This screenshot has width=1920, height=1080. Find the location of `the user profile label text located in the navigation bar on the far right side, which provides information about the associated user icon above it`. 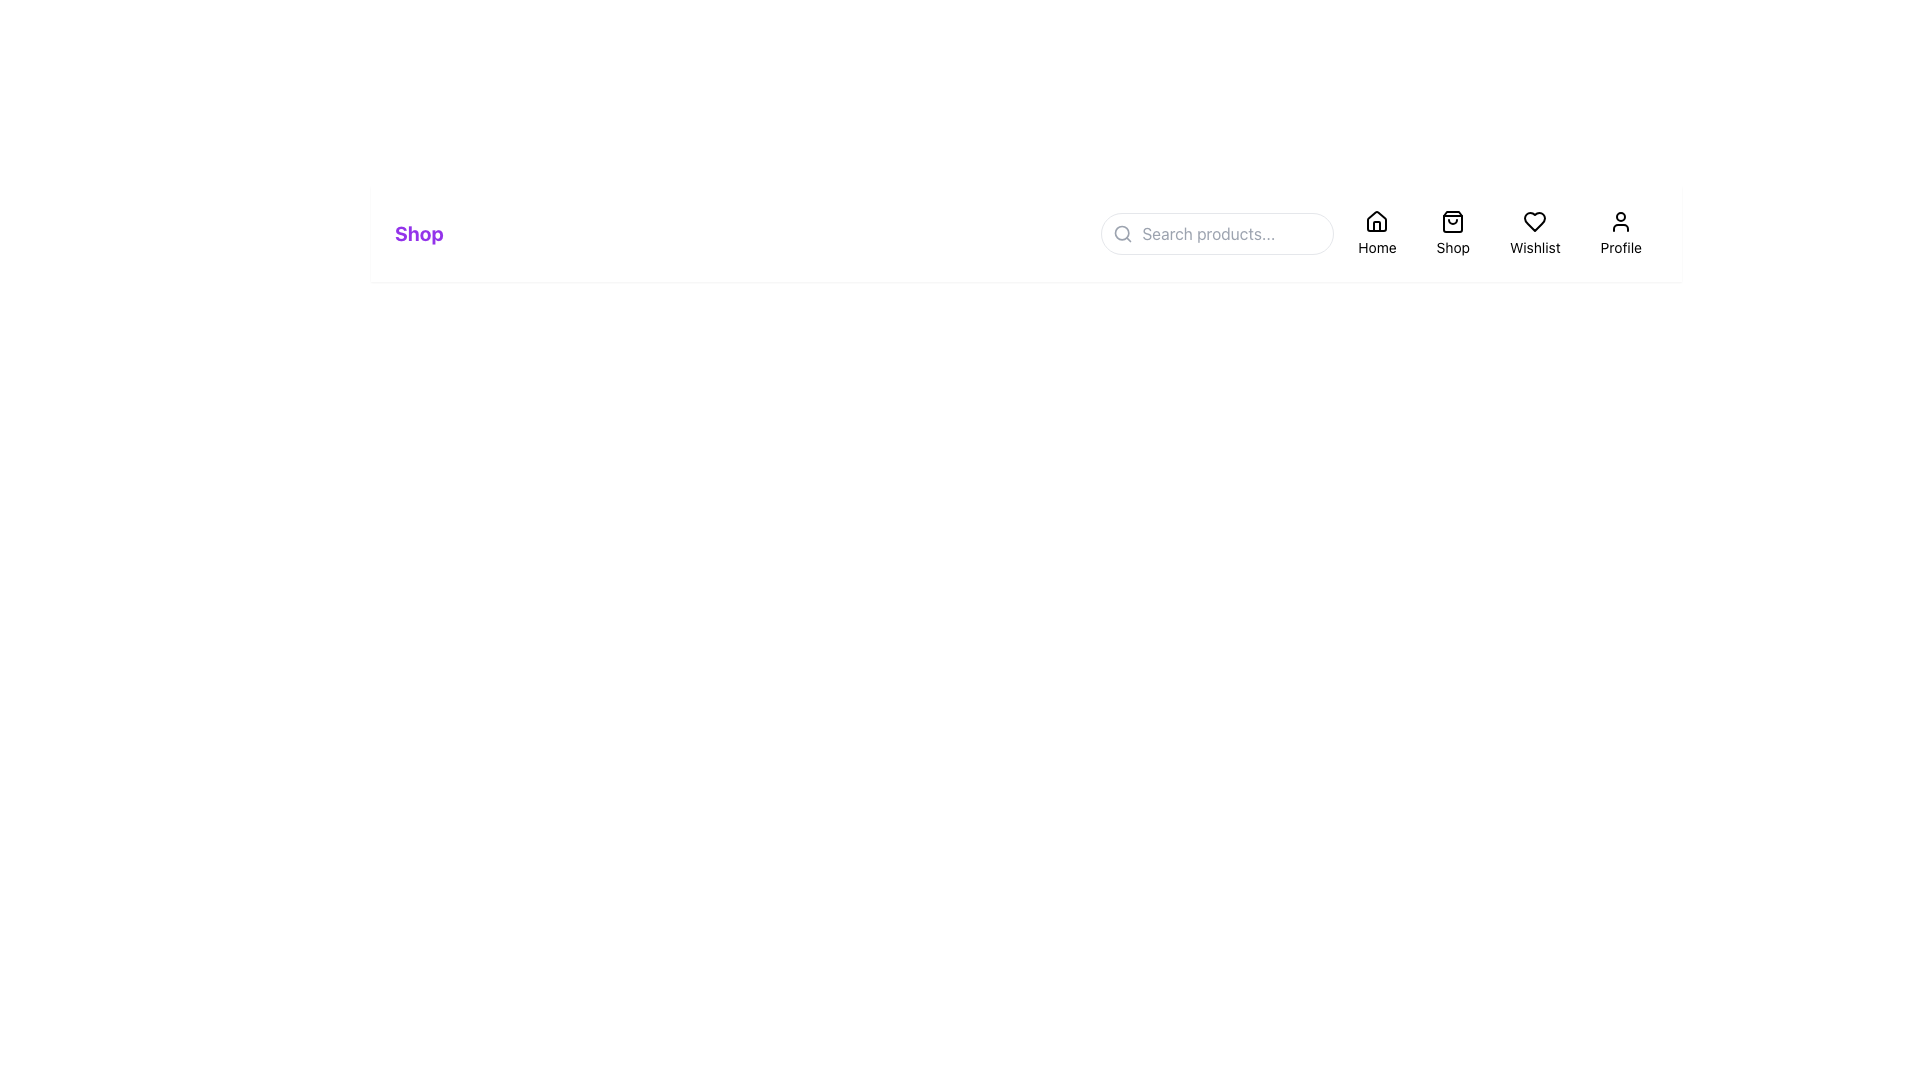

the user profile label text located in the navigation bar on the far right side, which provides information about the associated user icon above it is located at coordinates (1621, 246).